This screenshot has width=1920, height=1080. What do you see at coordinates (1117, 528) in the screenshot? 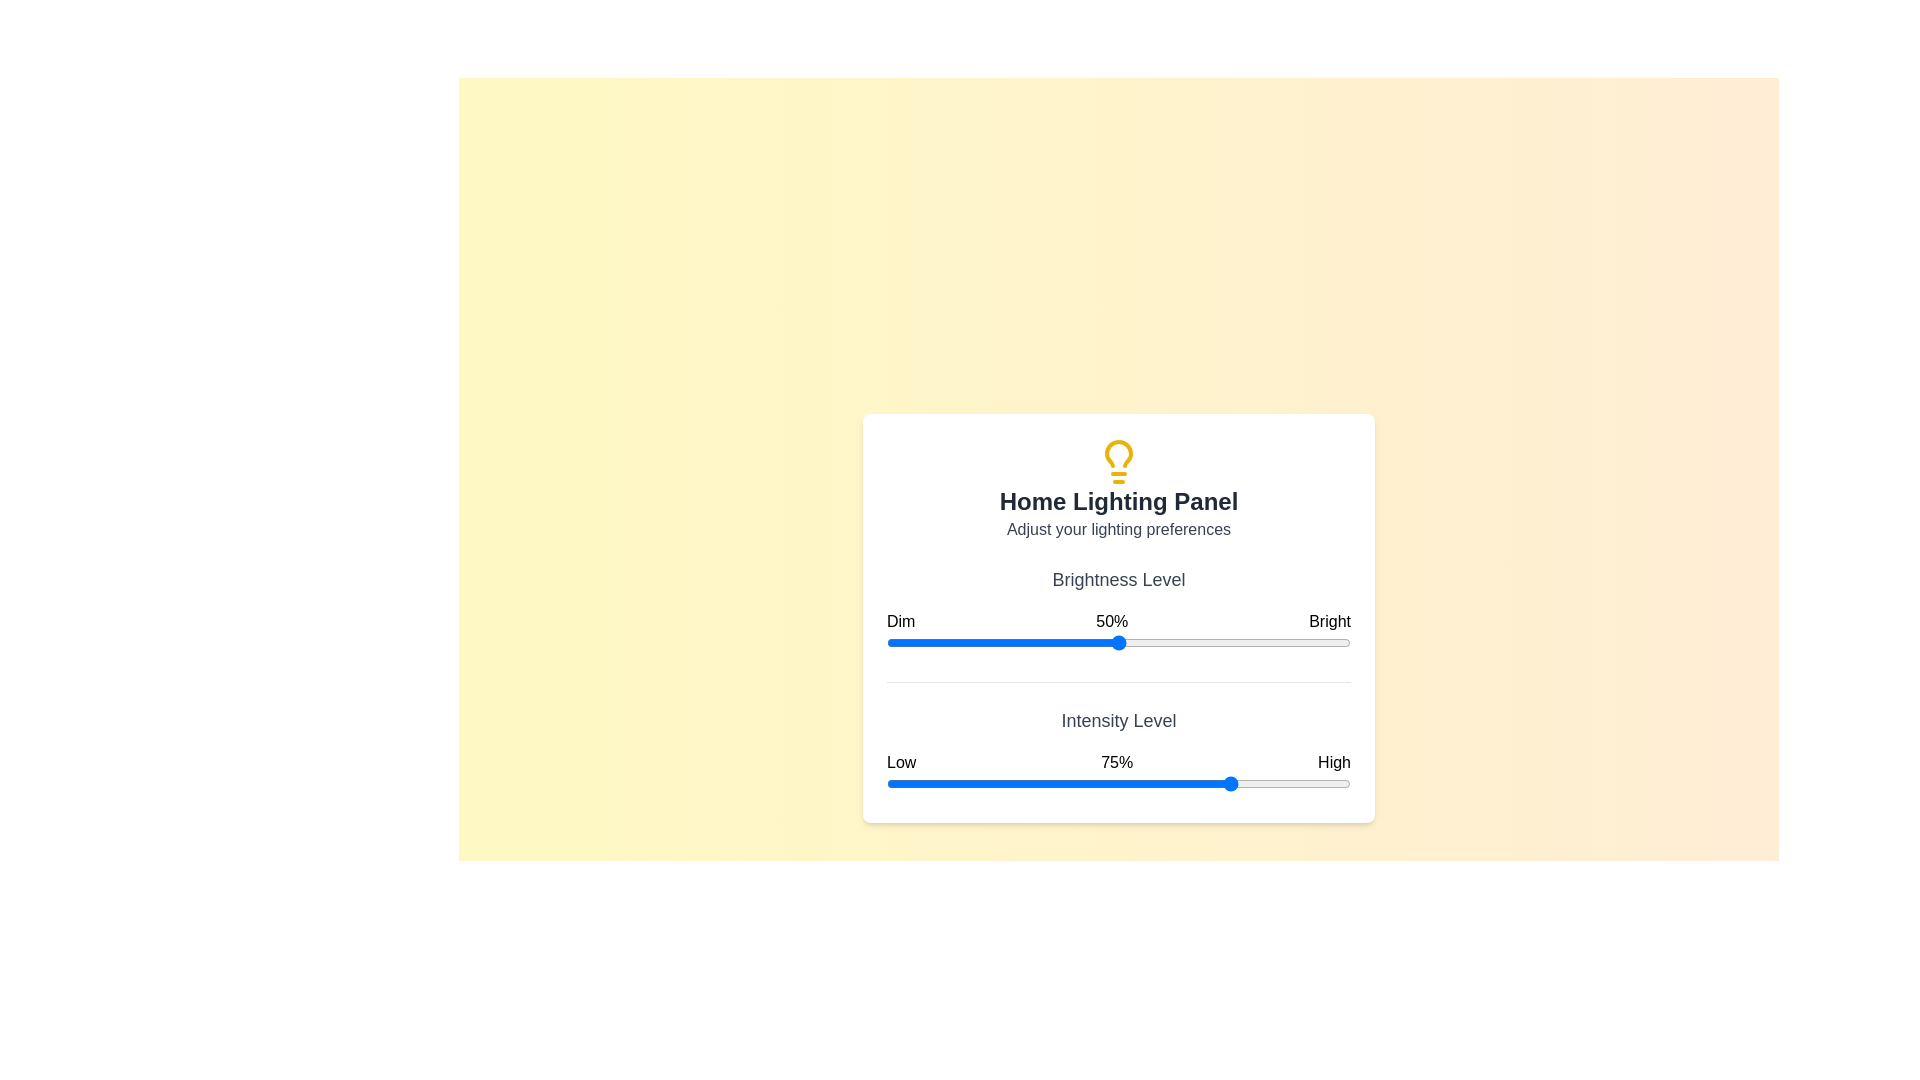
I see `the static text label that serves as a subtitle for the 'Home Lighting Panel', located directly beneath the title within the centered white box` at bounding box center [1117, 528].